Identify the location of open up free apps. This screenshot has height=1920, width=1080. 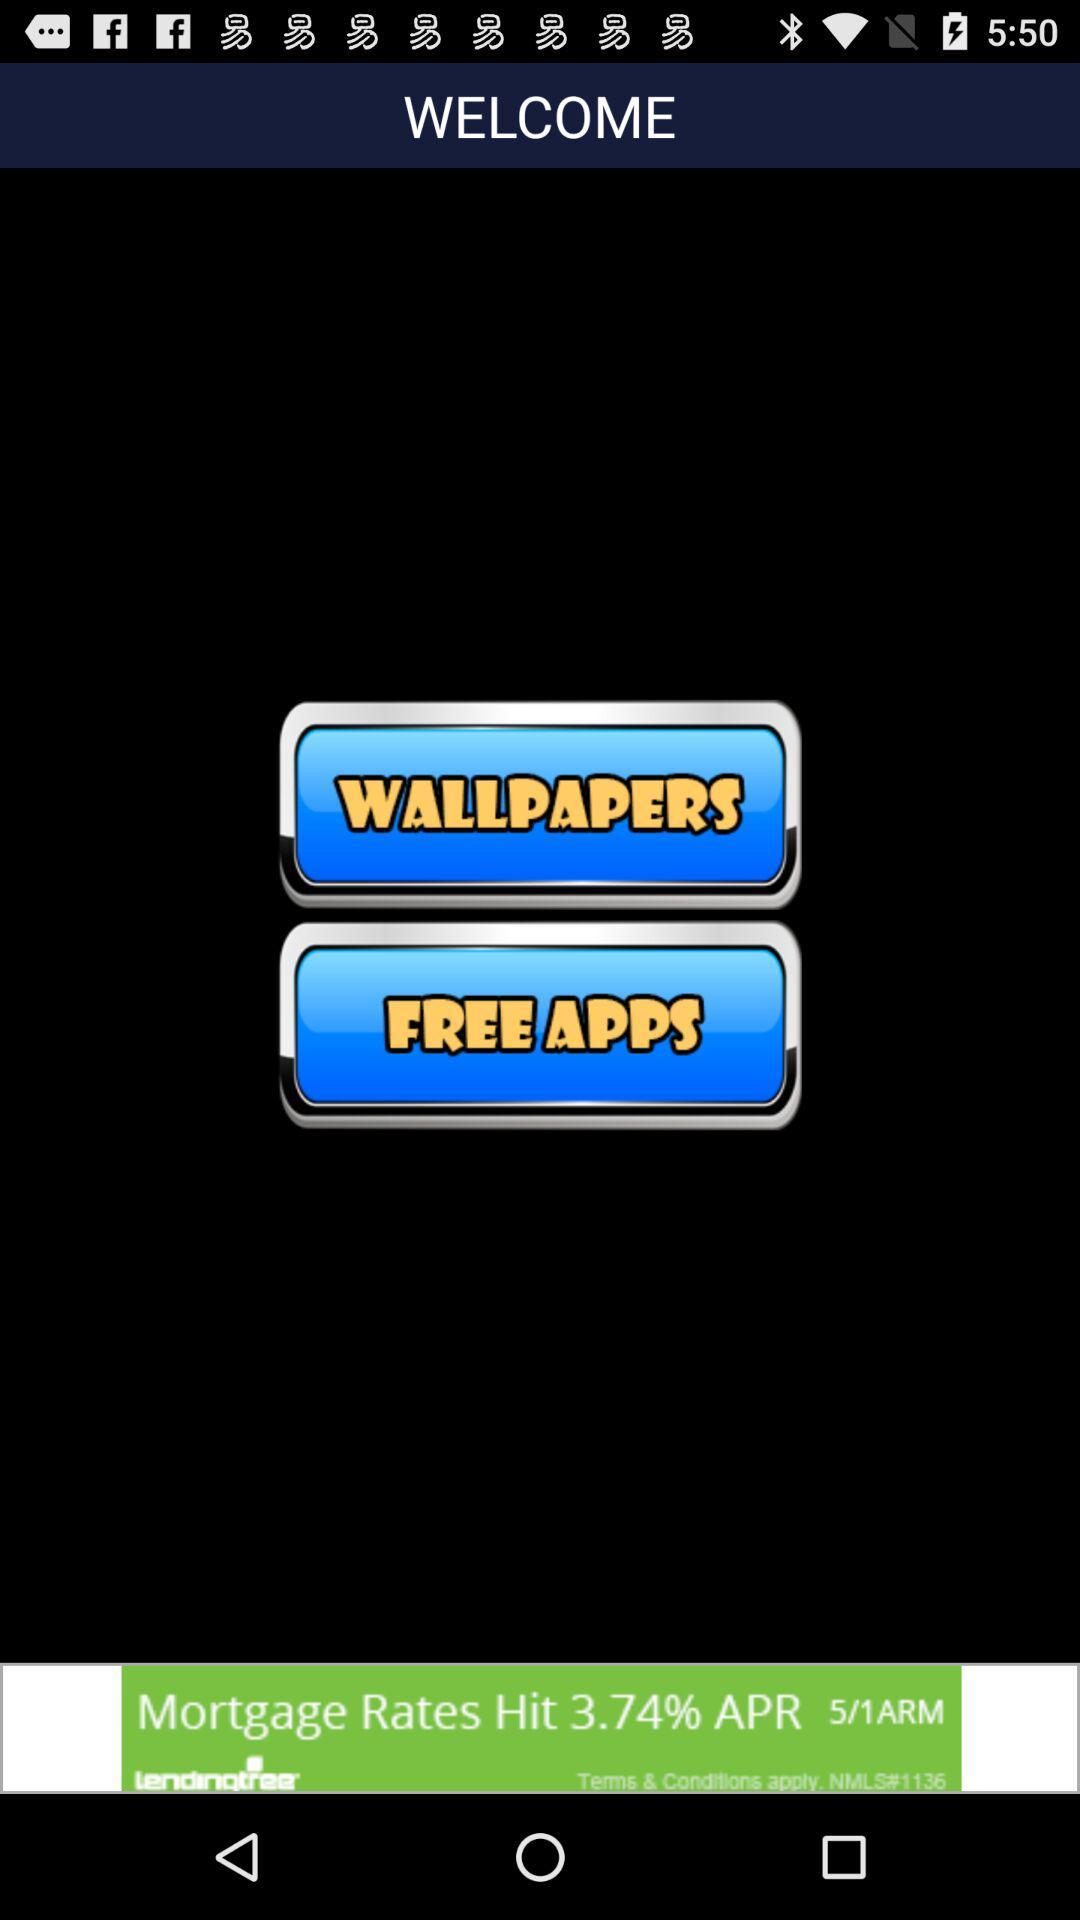
(540, 1025).